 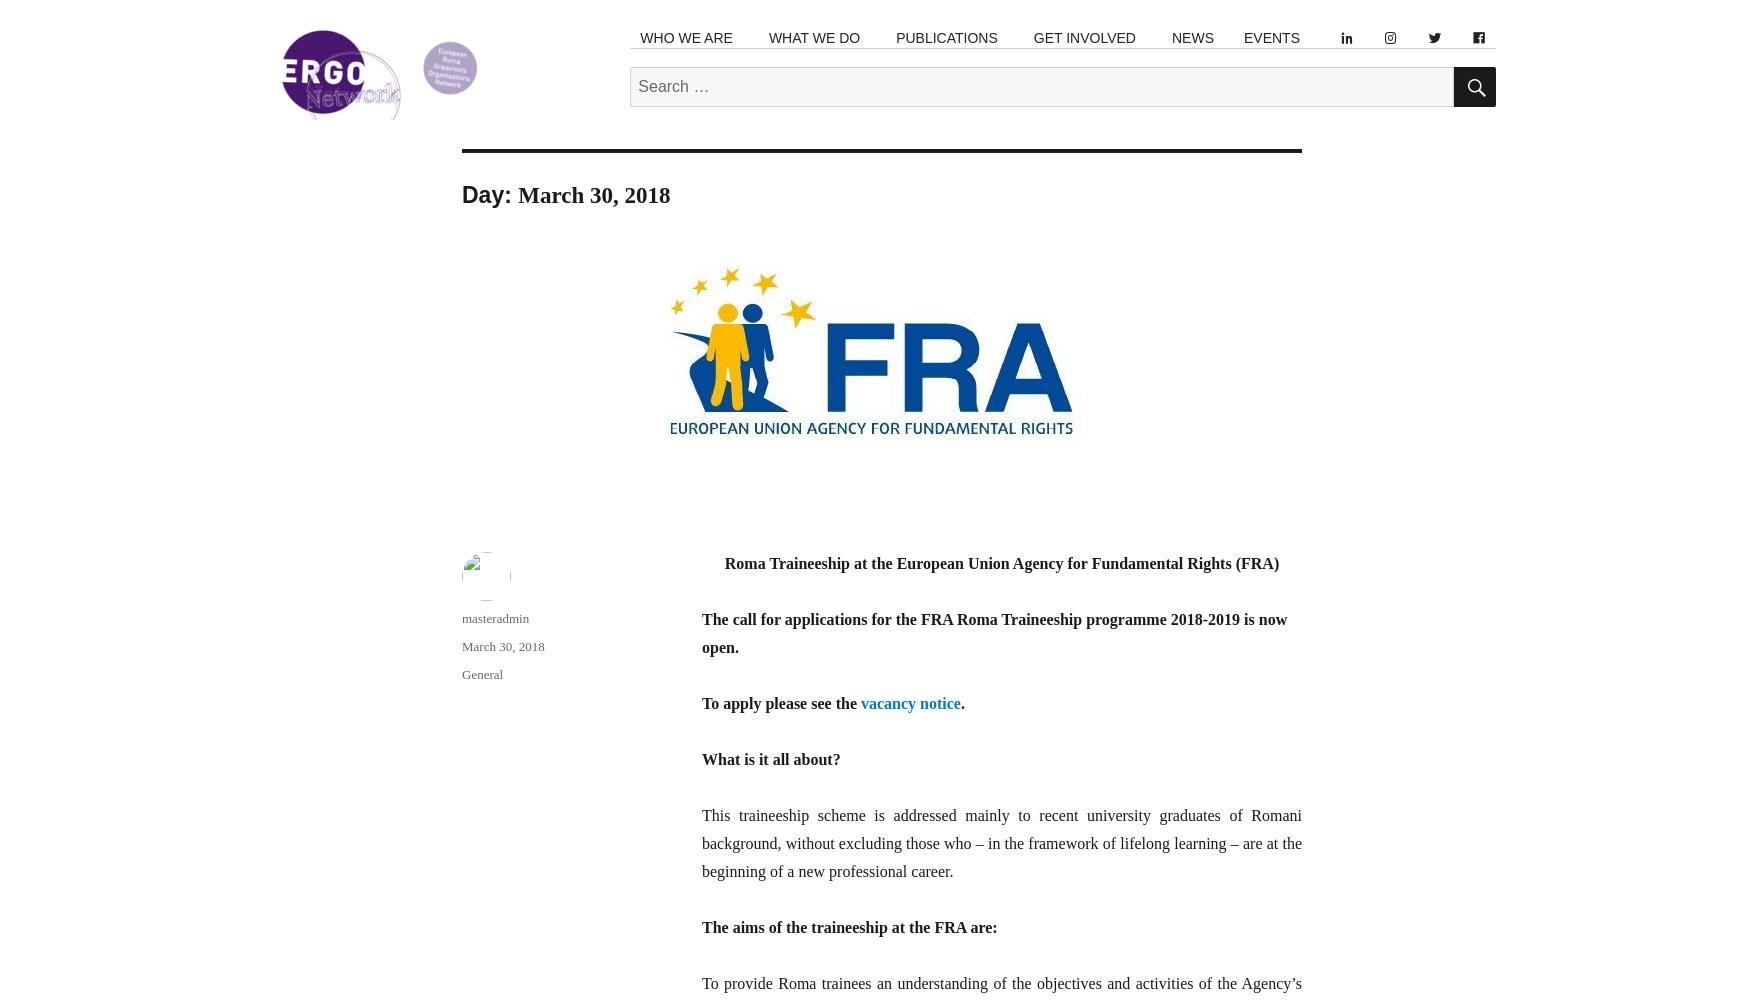 What do you see at coordinates (814, 38) in the screenshot?
I see `'WHAT WE DO'` at bounding box center [814, 38].